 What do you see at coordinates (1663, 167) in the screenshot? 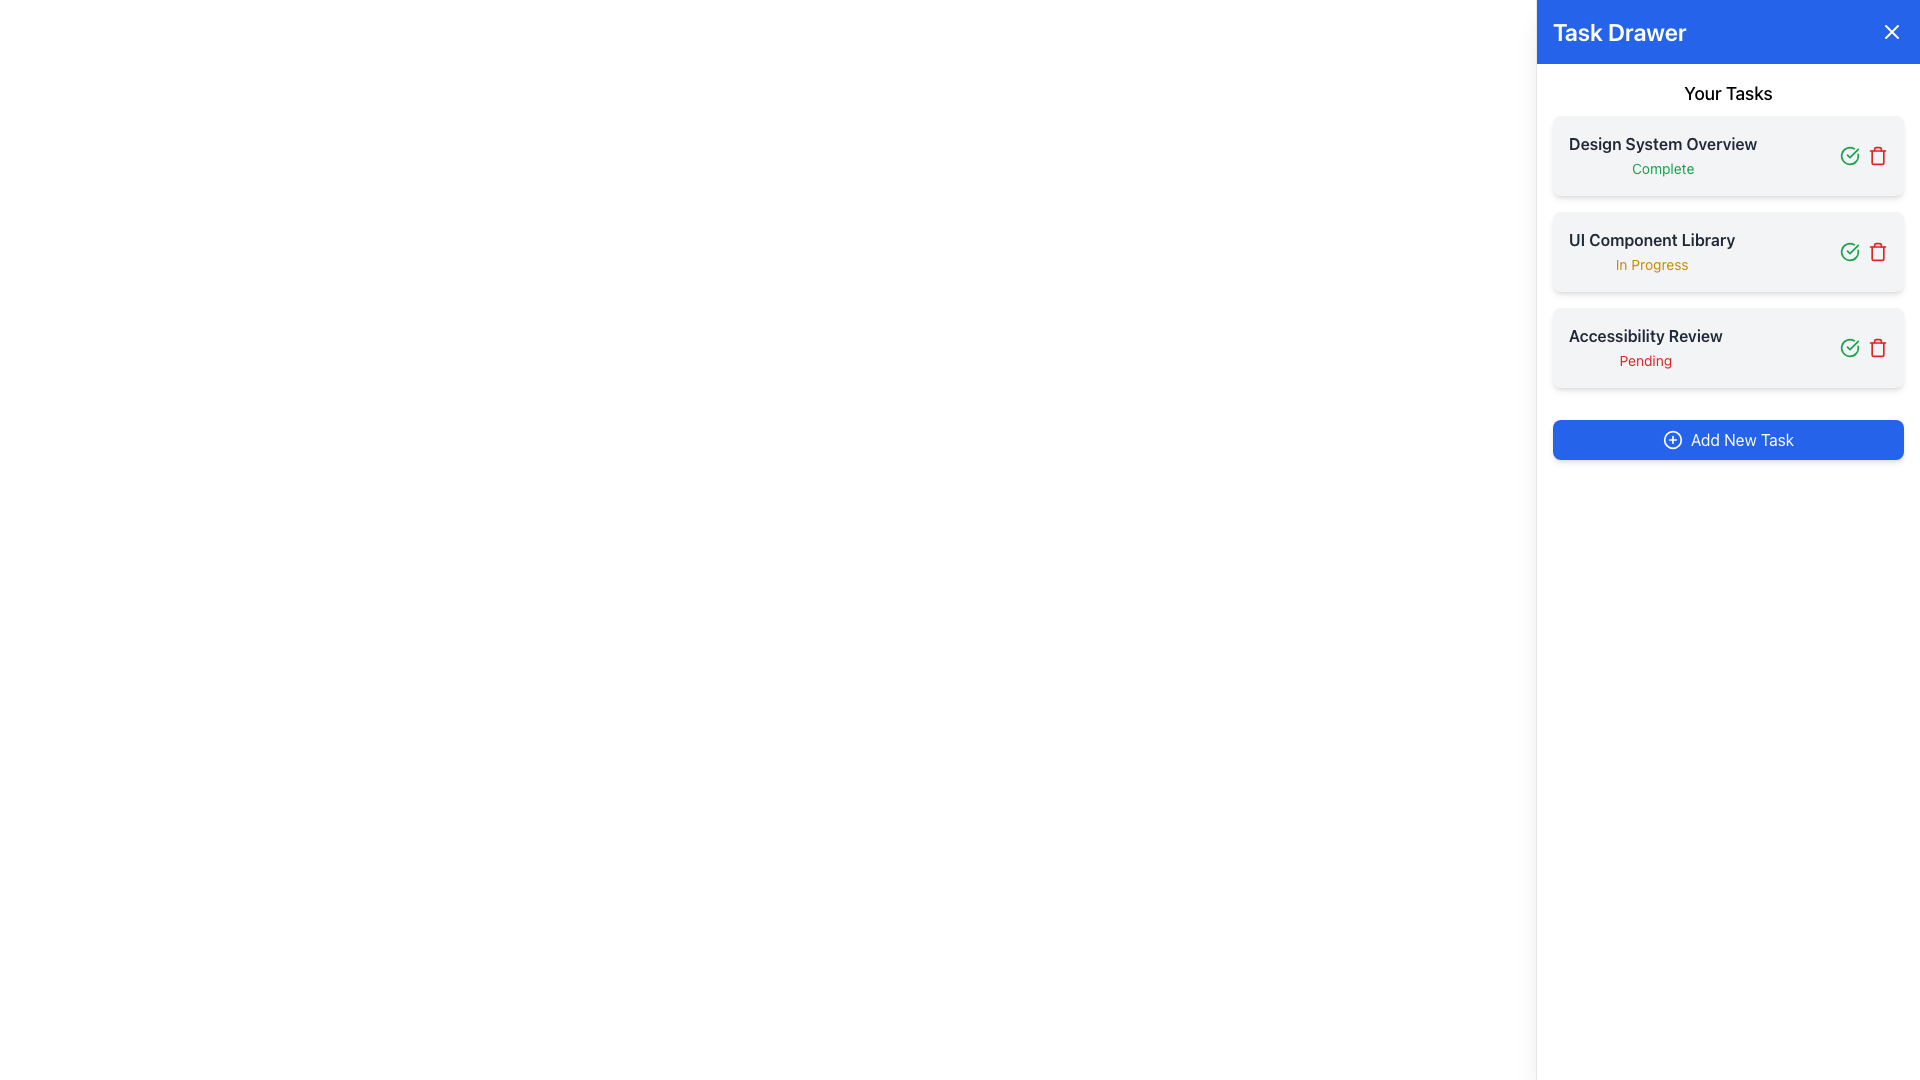
I see `text label that displays 'Complete', which is styled in small green-colored font and located below the 'Design System Overview' heading in the task list` at bounding box center [1663, 167].